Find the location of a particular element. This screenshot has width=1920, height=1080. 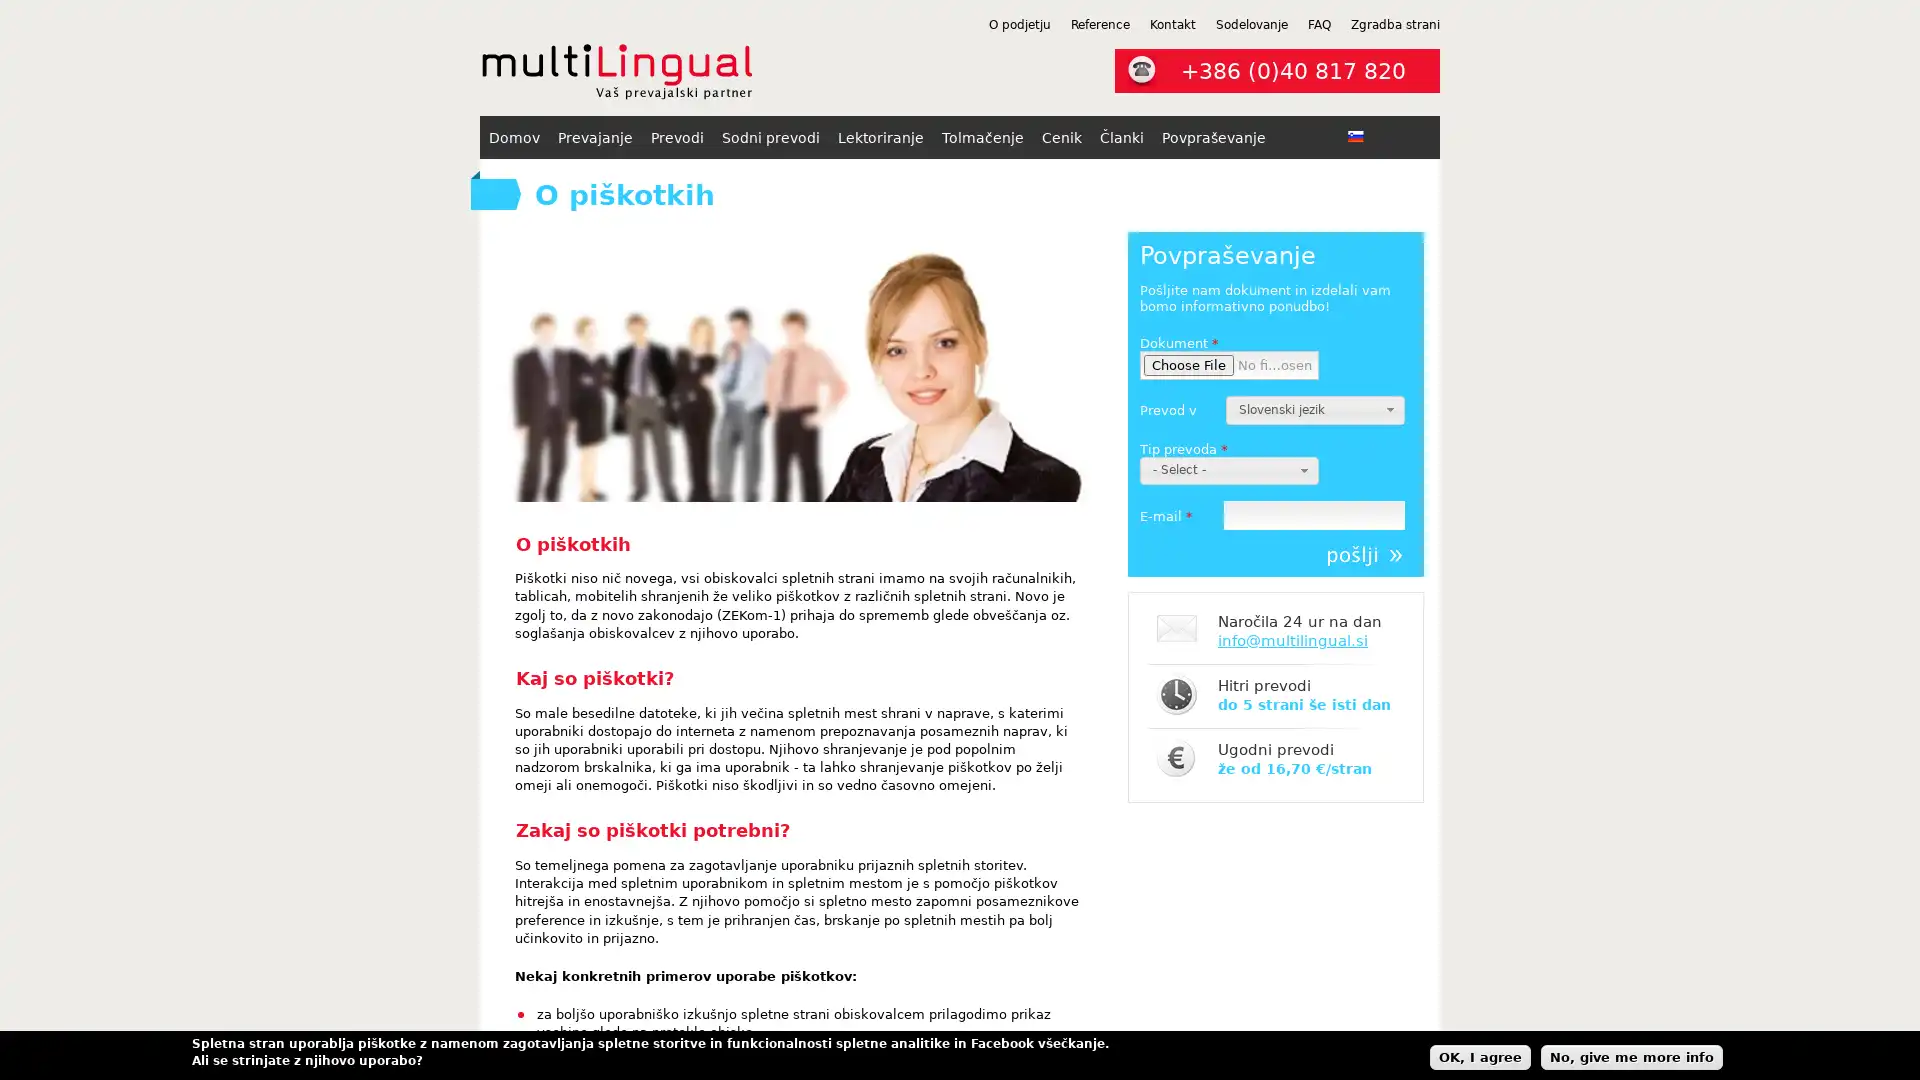

OK, I agree is located at coordinates (1480, 1055).